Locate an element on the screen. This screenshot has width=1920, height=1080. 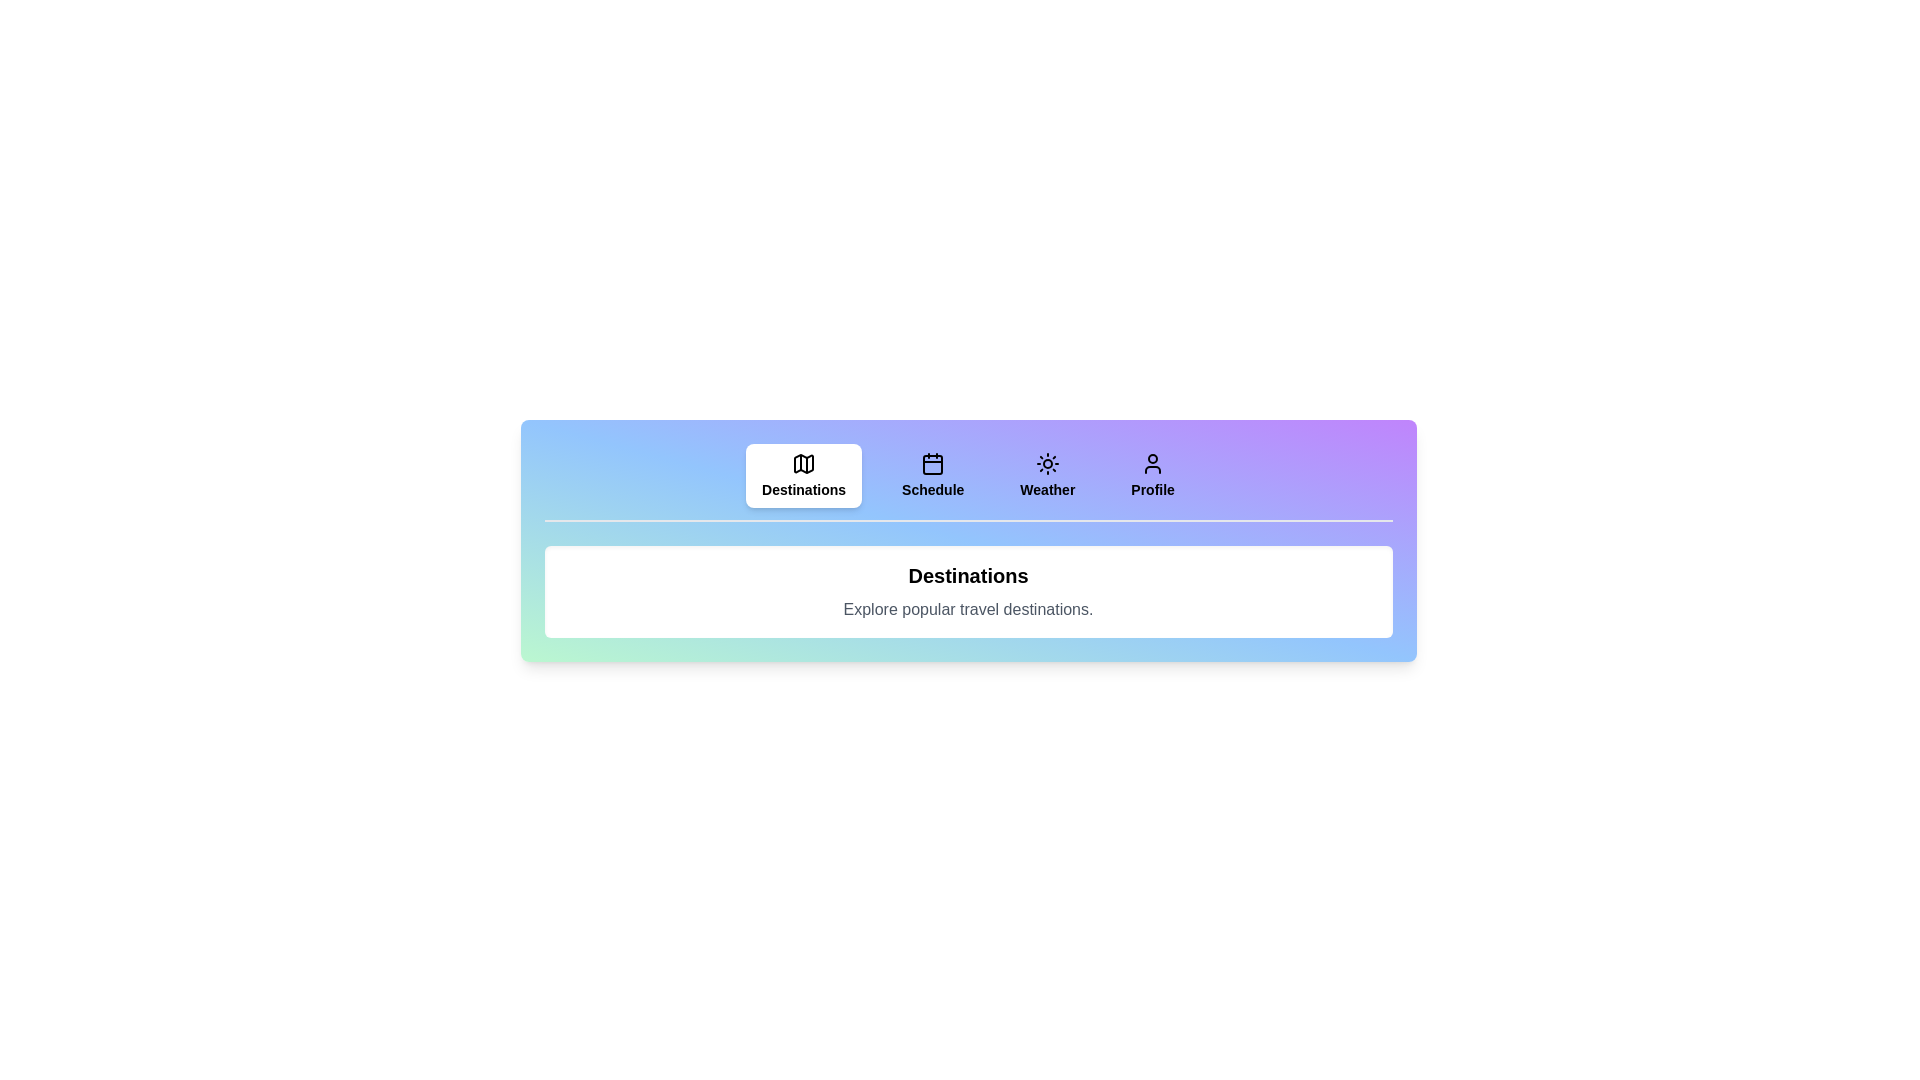
the Profile tab is located at coordinates (1153, 475).